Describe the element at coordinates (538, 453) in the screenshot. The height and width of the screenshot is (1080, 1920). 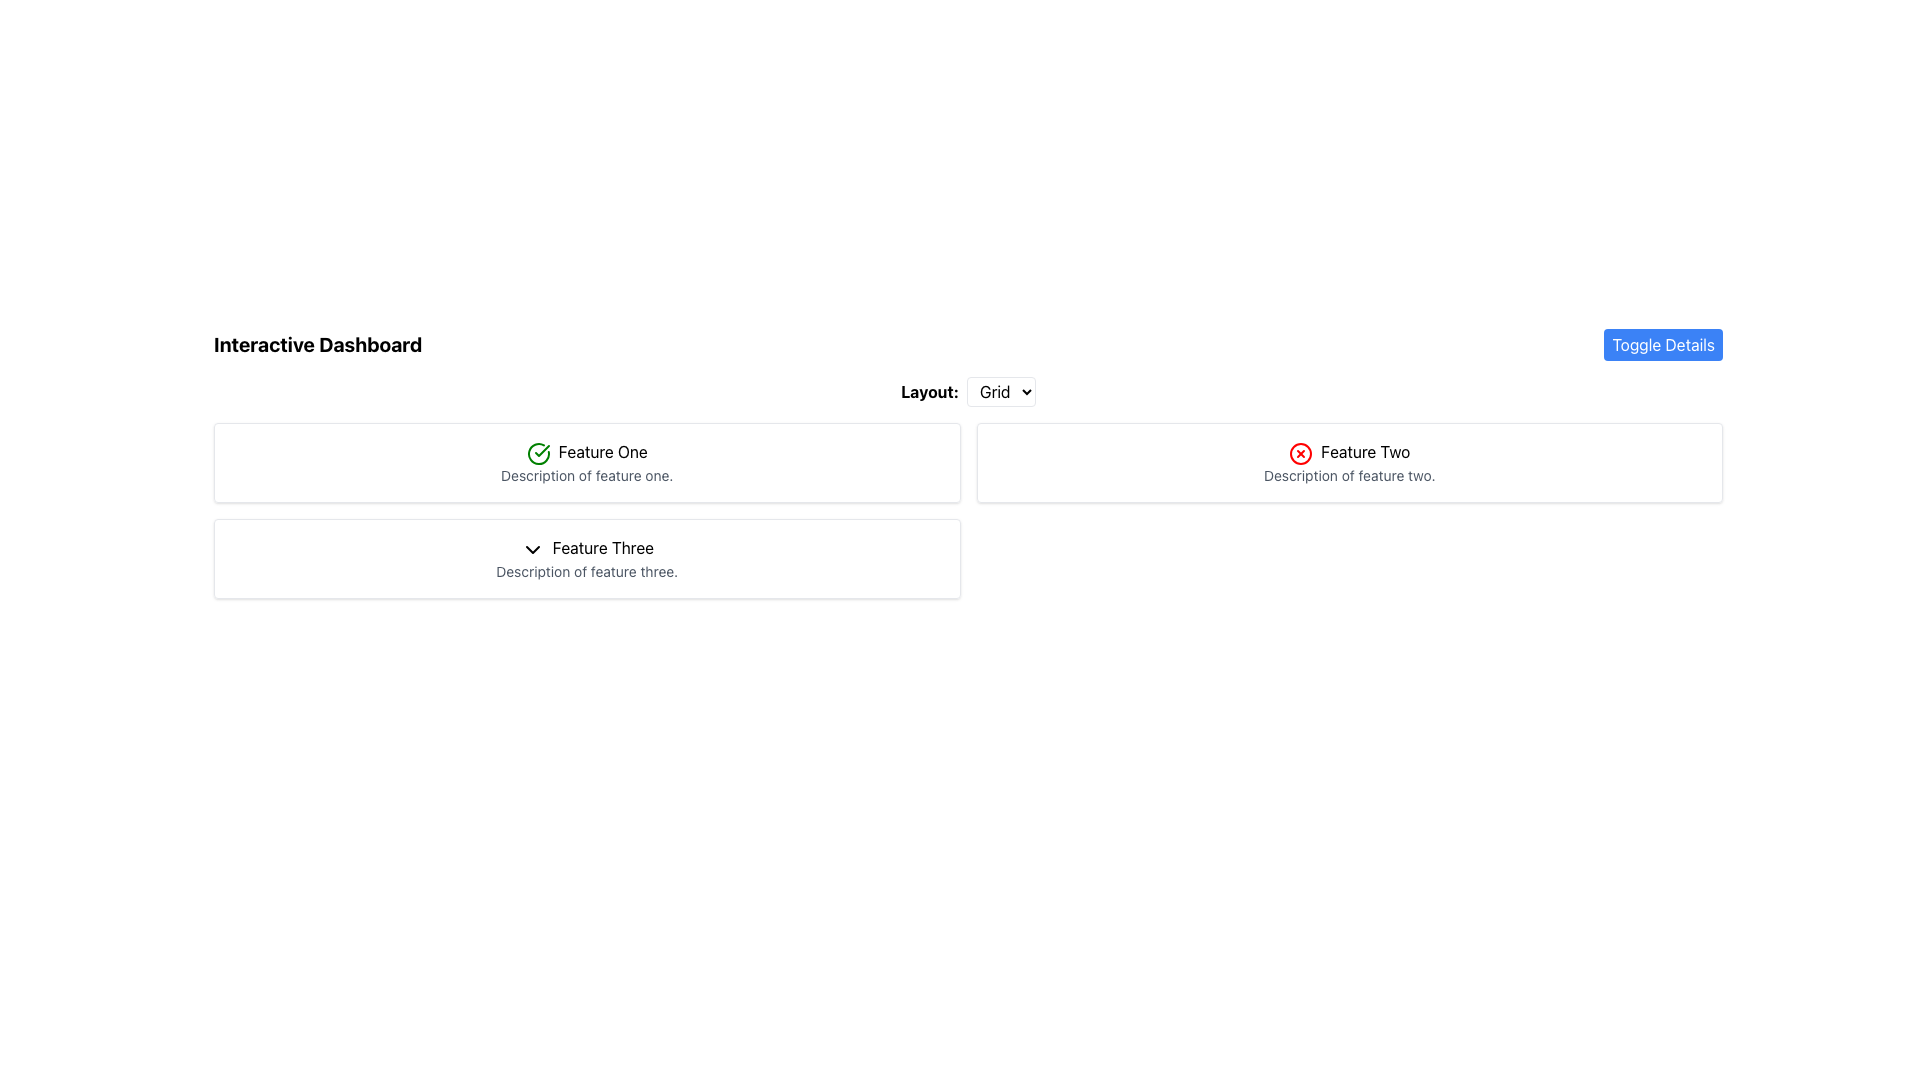
I see `the green stroke section of the circular checkmark icon located near the heading 'Feature One' on the dashboard` at that location.